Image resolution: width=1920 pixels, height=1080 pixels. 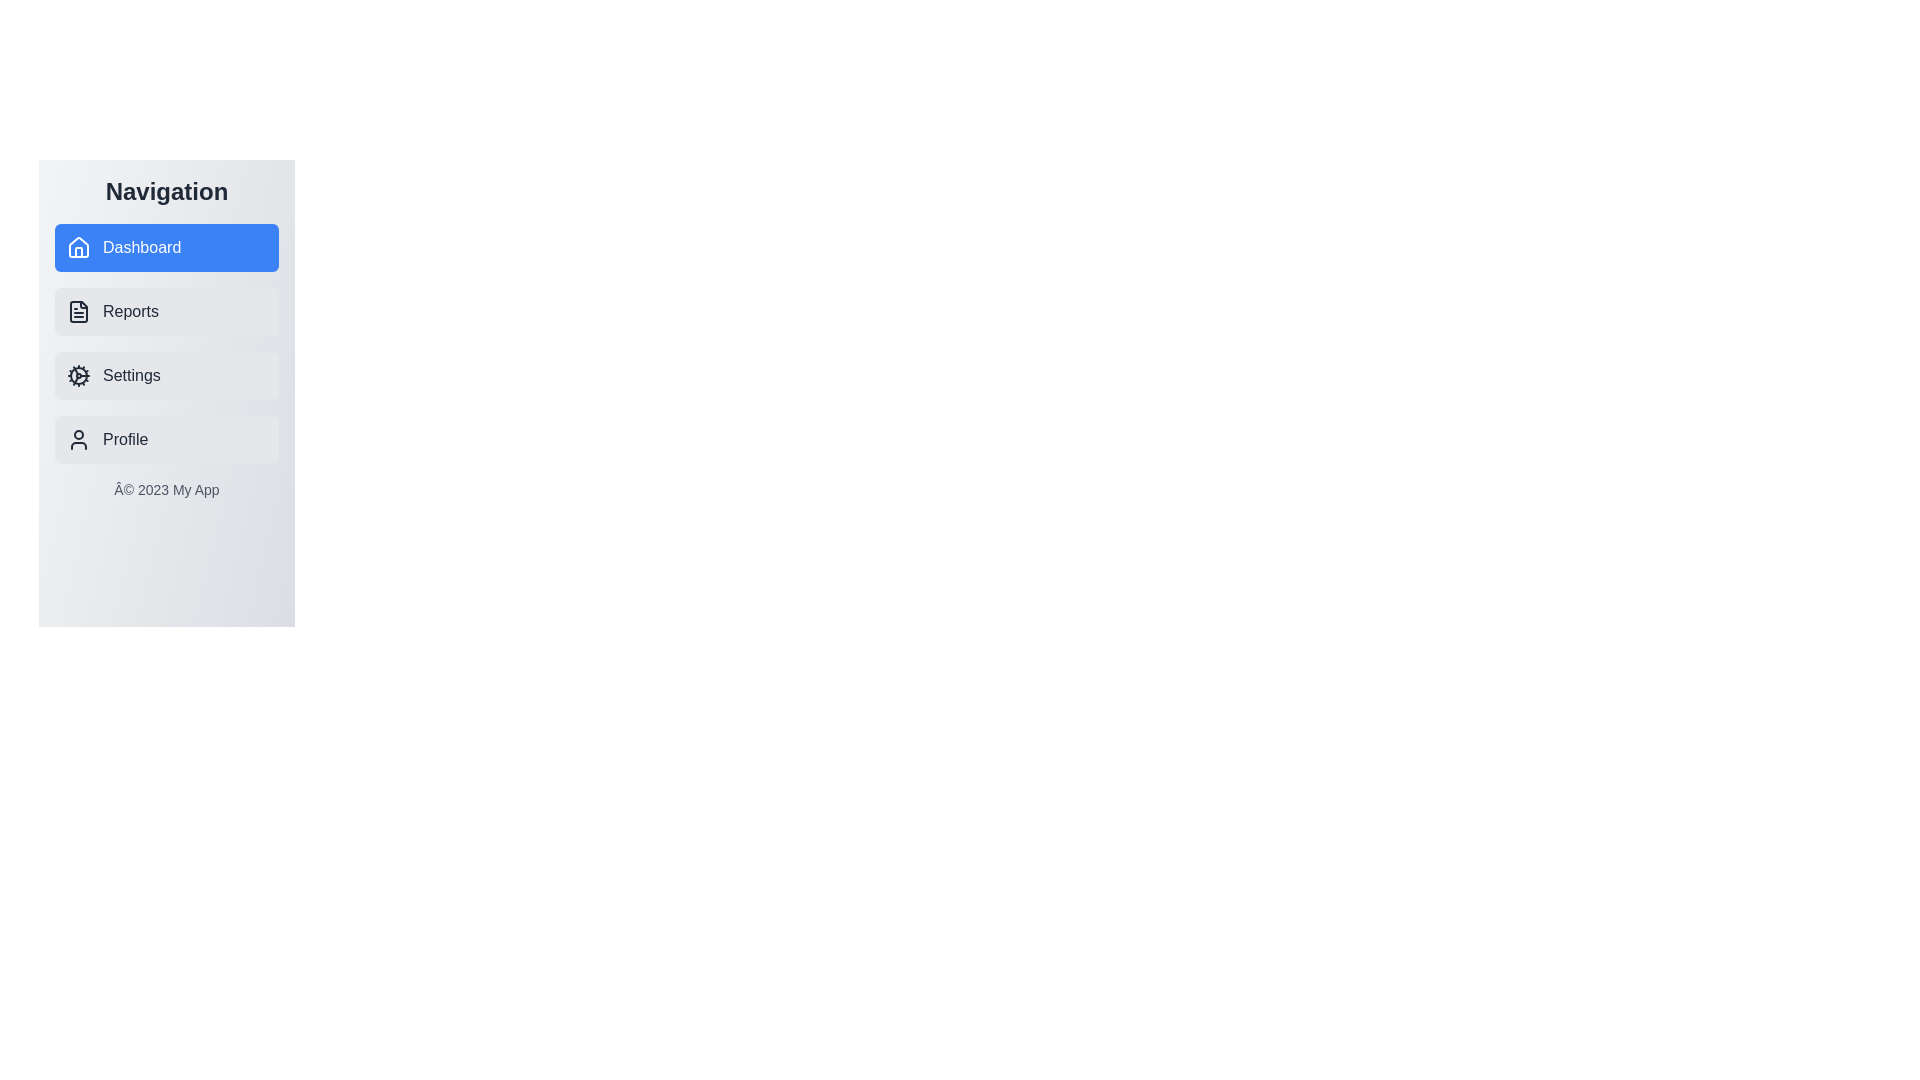 I want to click on the 'Profile' button located in the navigation sidebar, so click(x=167, y=438).